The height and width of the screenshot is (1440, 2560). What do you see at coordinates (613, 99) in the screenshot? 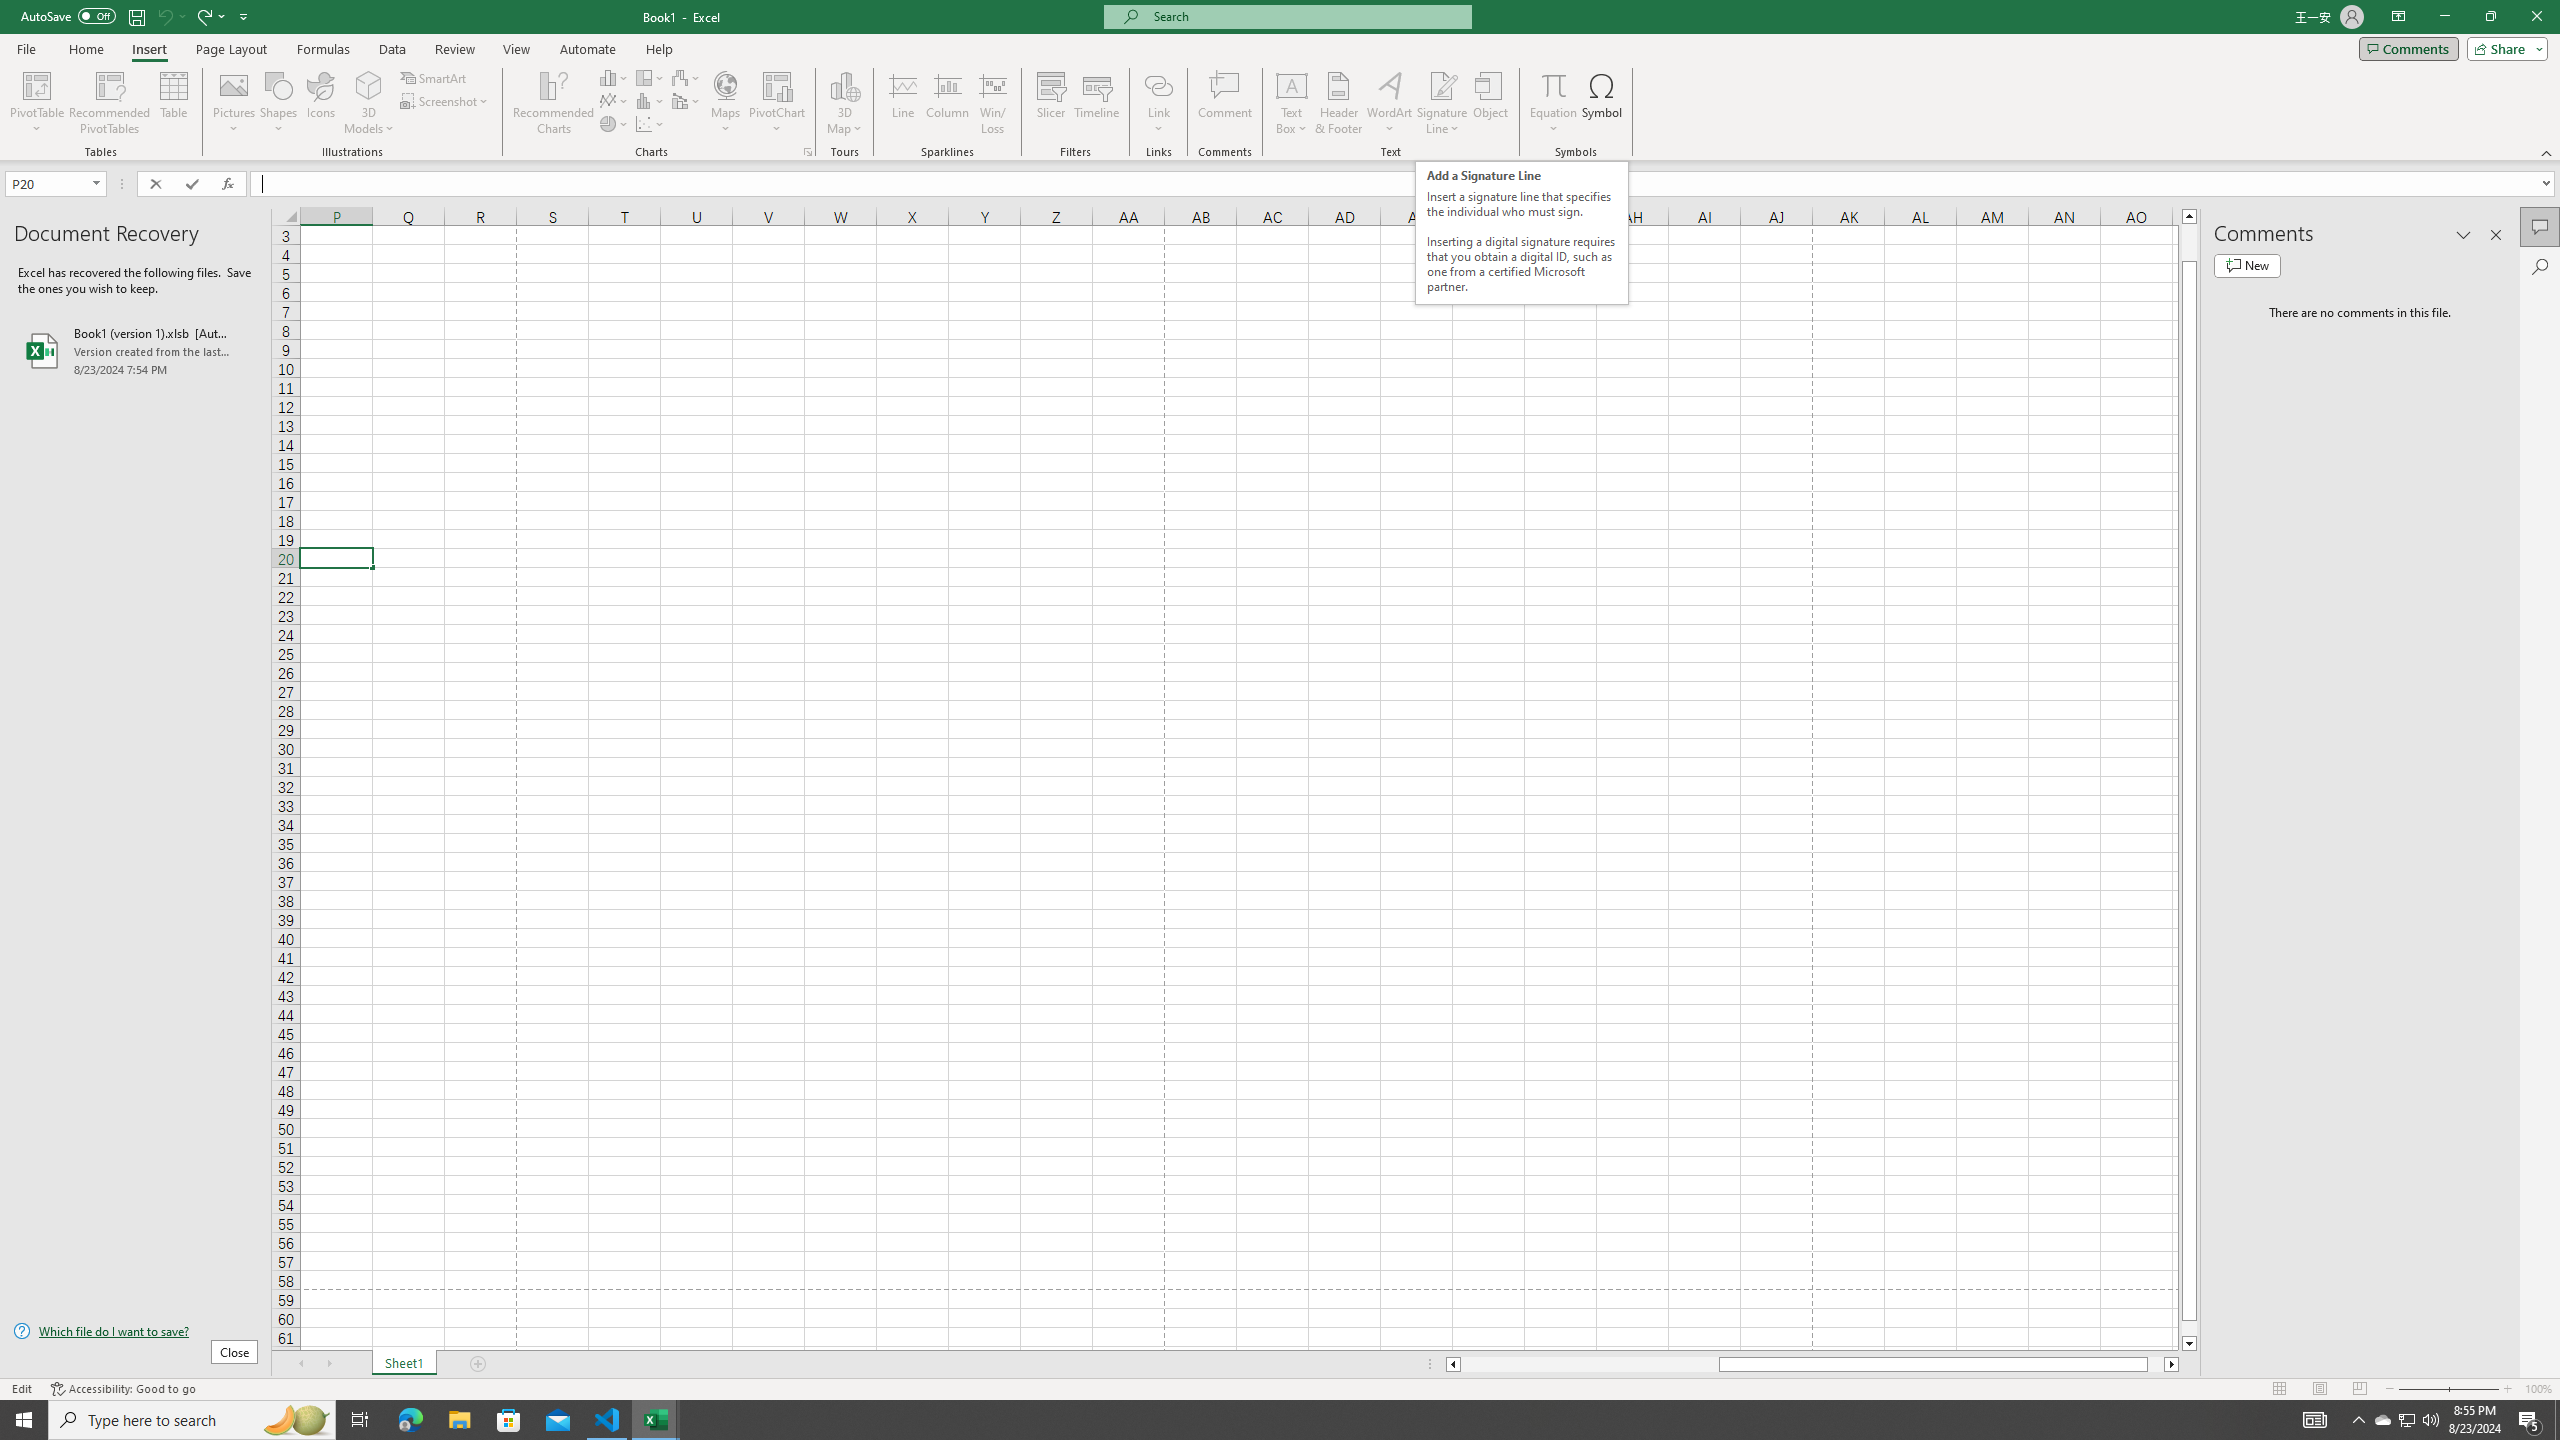
I see `'Insert Line or Area Chart'` at bounding box center [613, 99].